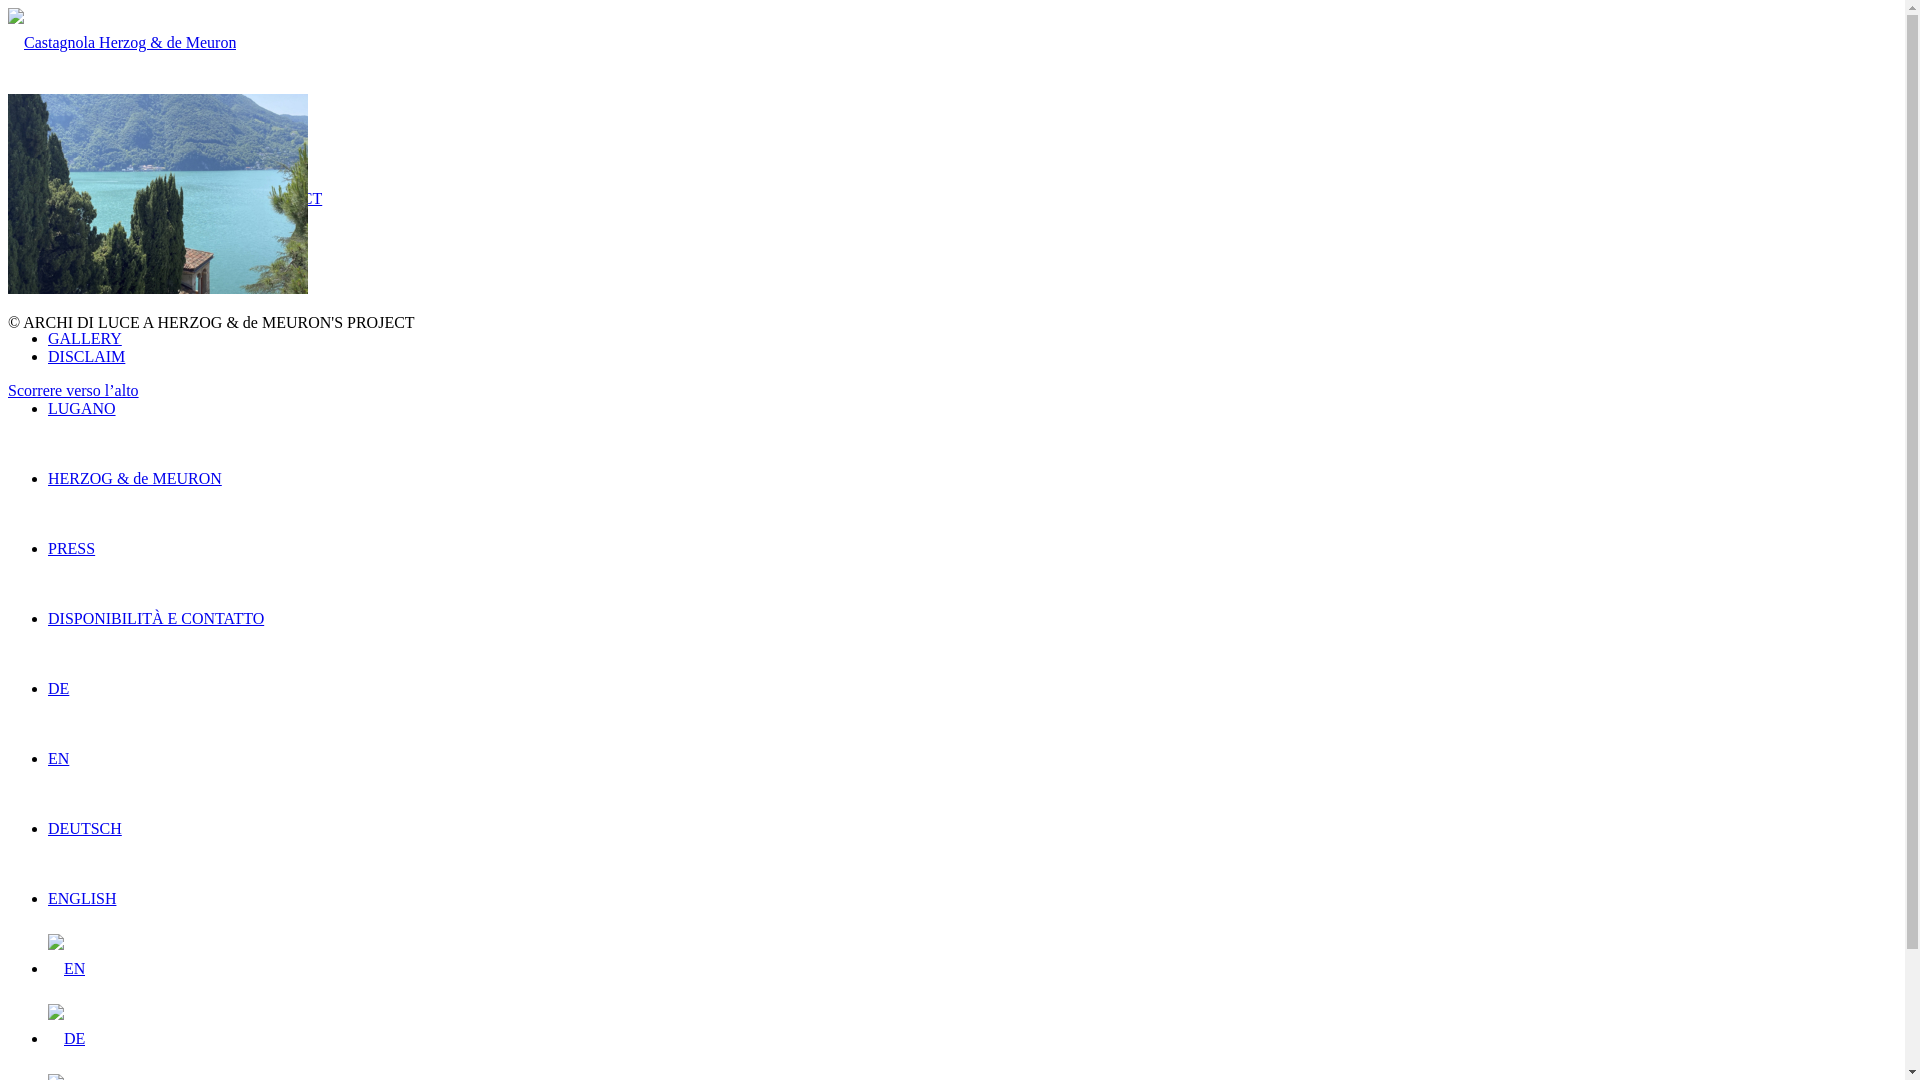 Image resolution: width=1920 pixels, height=1080 pixels. Describe the element at coordinates (48, 897) in the screenshot. I see `'ENGLISH'` at that location.